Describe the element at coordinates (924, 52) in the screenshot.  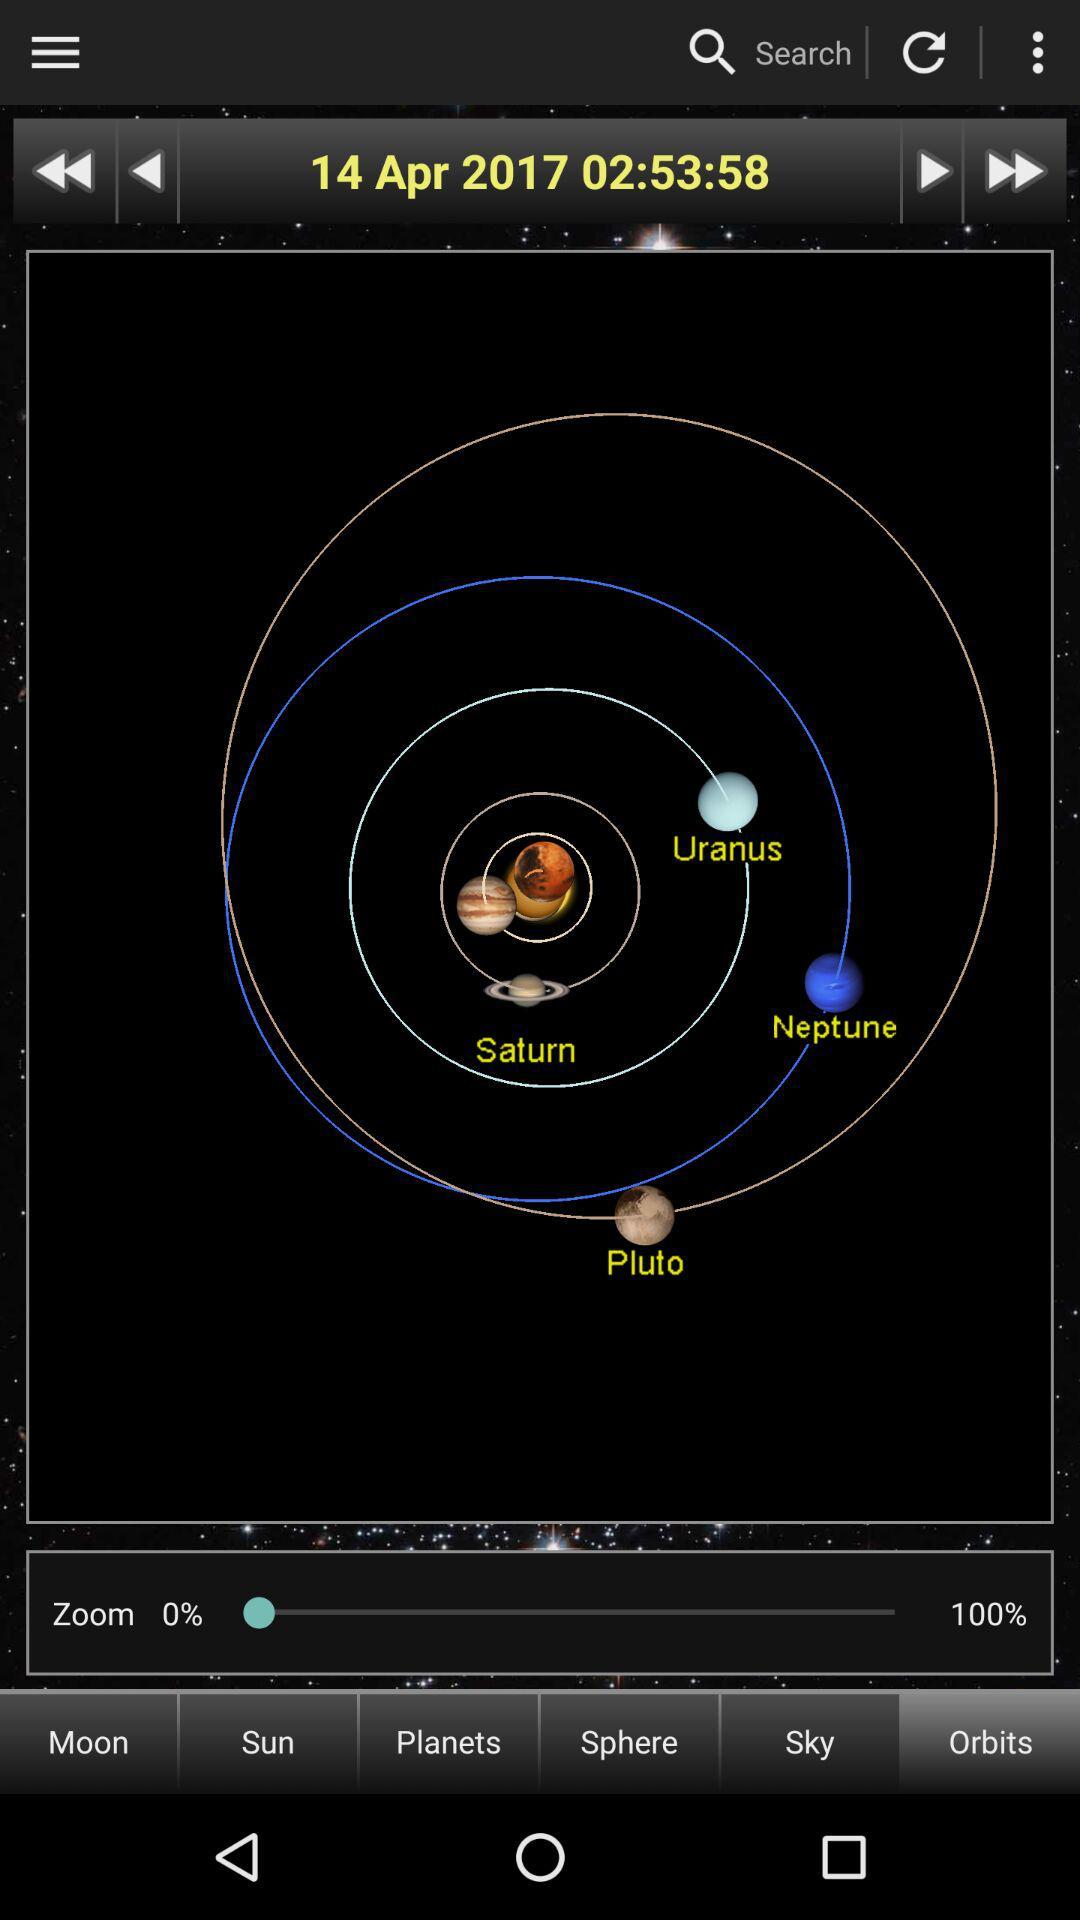
I see `reset` at that location.